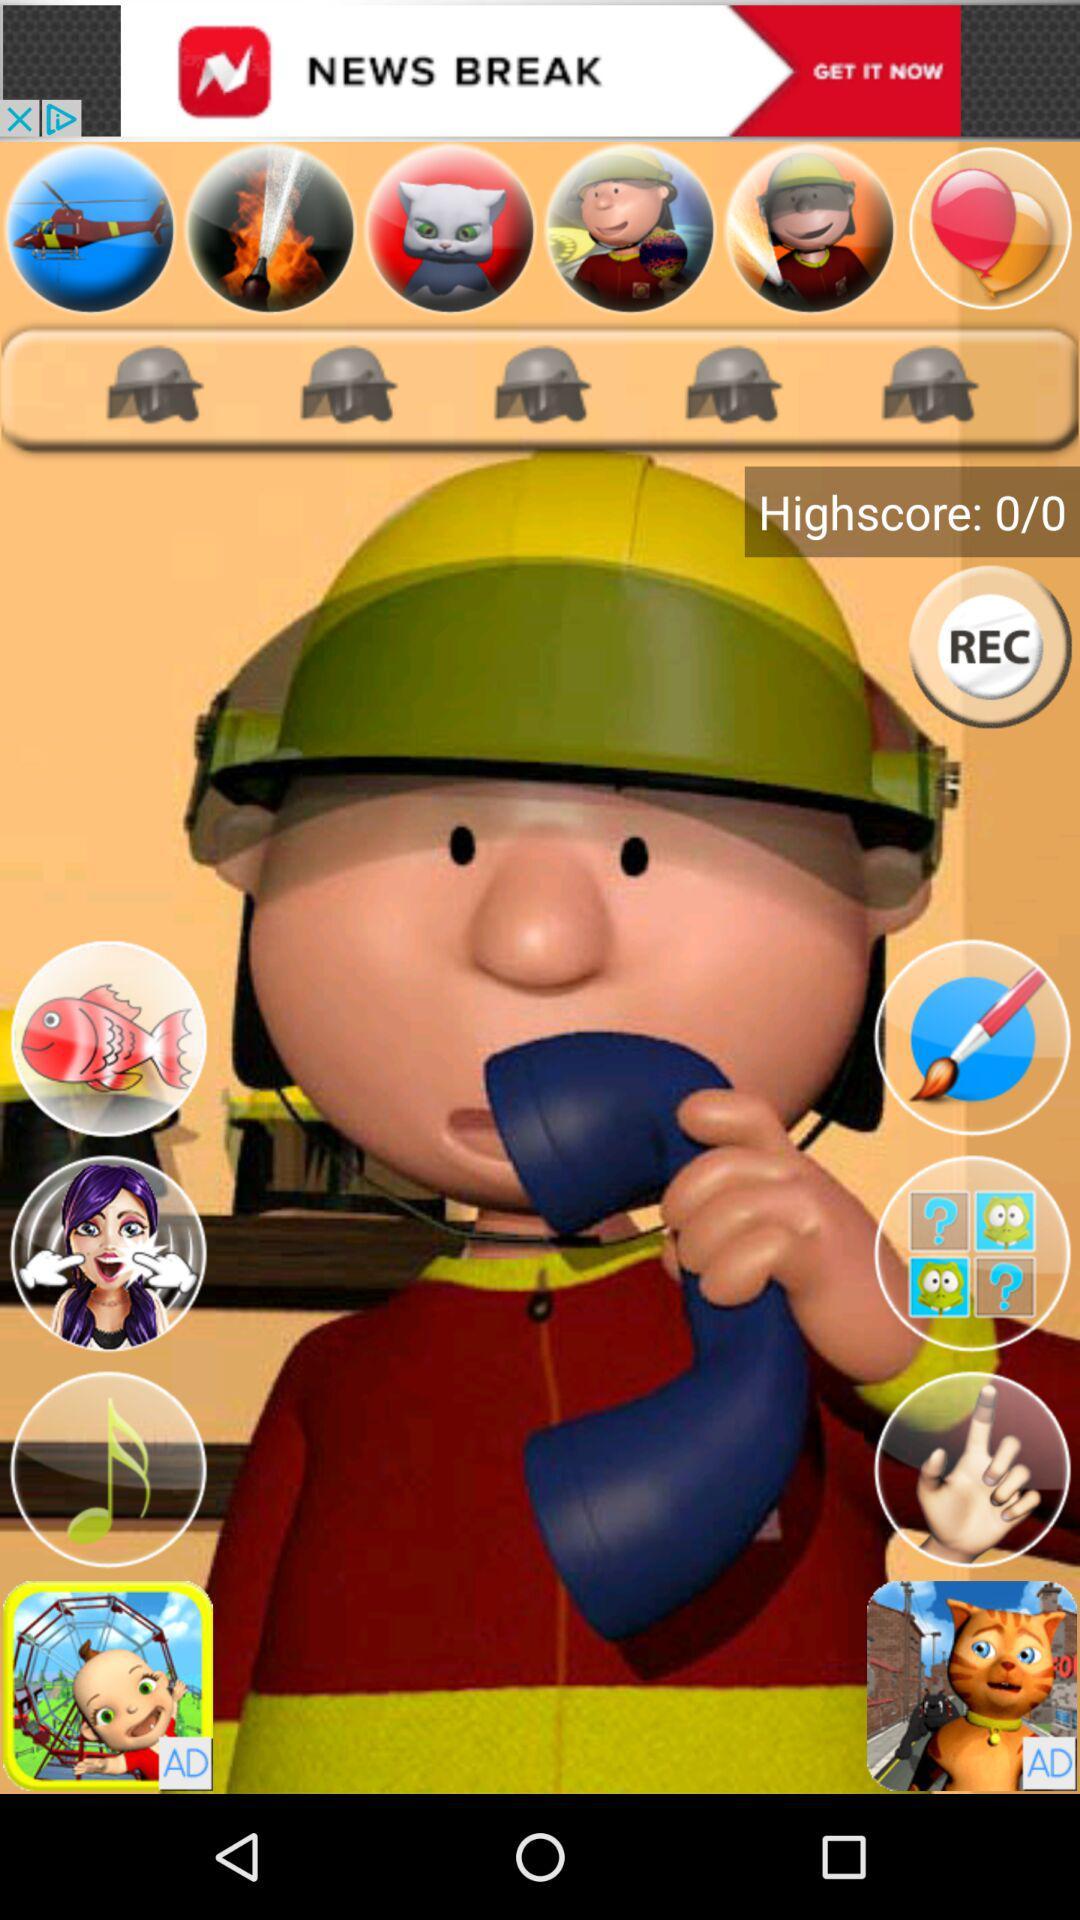 The height and width of the screenshot is (1920, 1080). Describe the element at coordinates (971, 1109) in the screenshot. I see `the edit icon` at that location.